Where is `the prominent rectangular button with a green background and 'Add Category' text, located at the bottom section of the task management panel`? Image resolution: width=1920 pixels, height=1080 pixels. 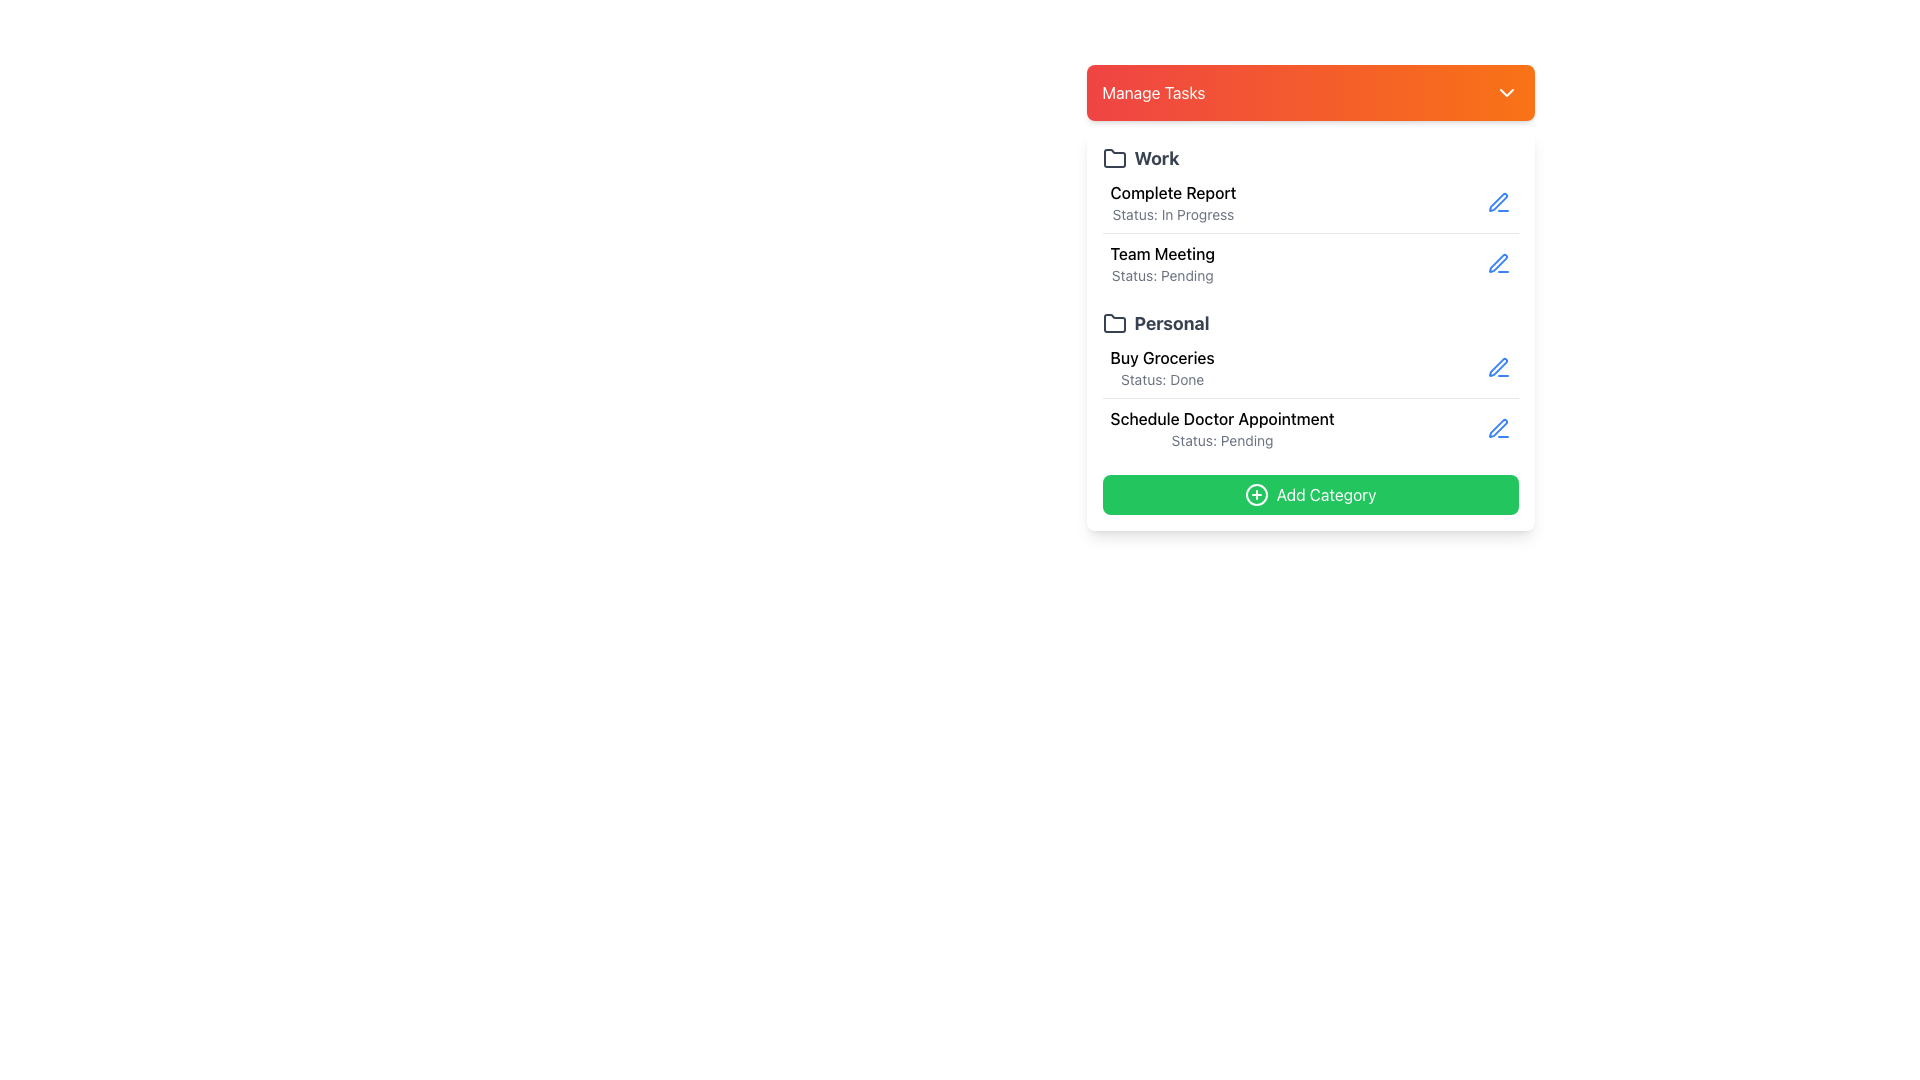 the prominent rectangular button with a green background and 'Add Category' text, located at the bottom section of the task management panel is located at coordinates (1310, 494).